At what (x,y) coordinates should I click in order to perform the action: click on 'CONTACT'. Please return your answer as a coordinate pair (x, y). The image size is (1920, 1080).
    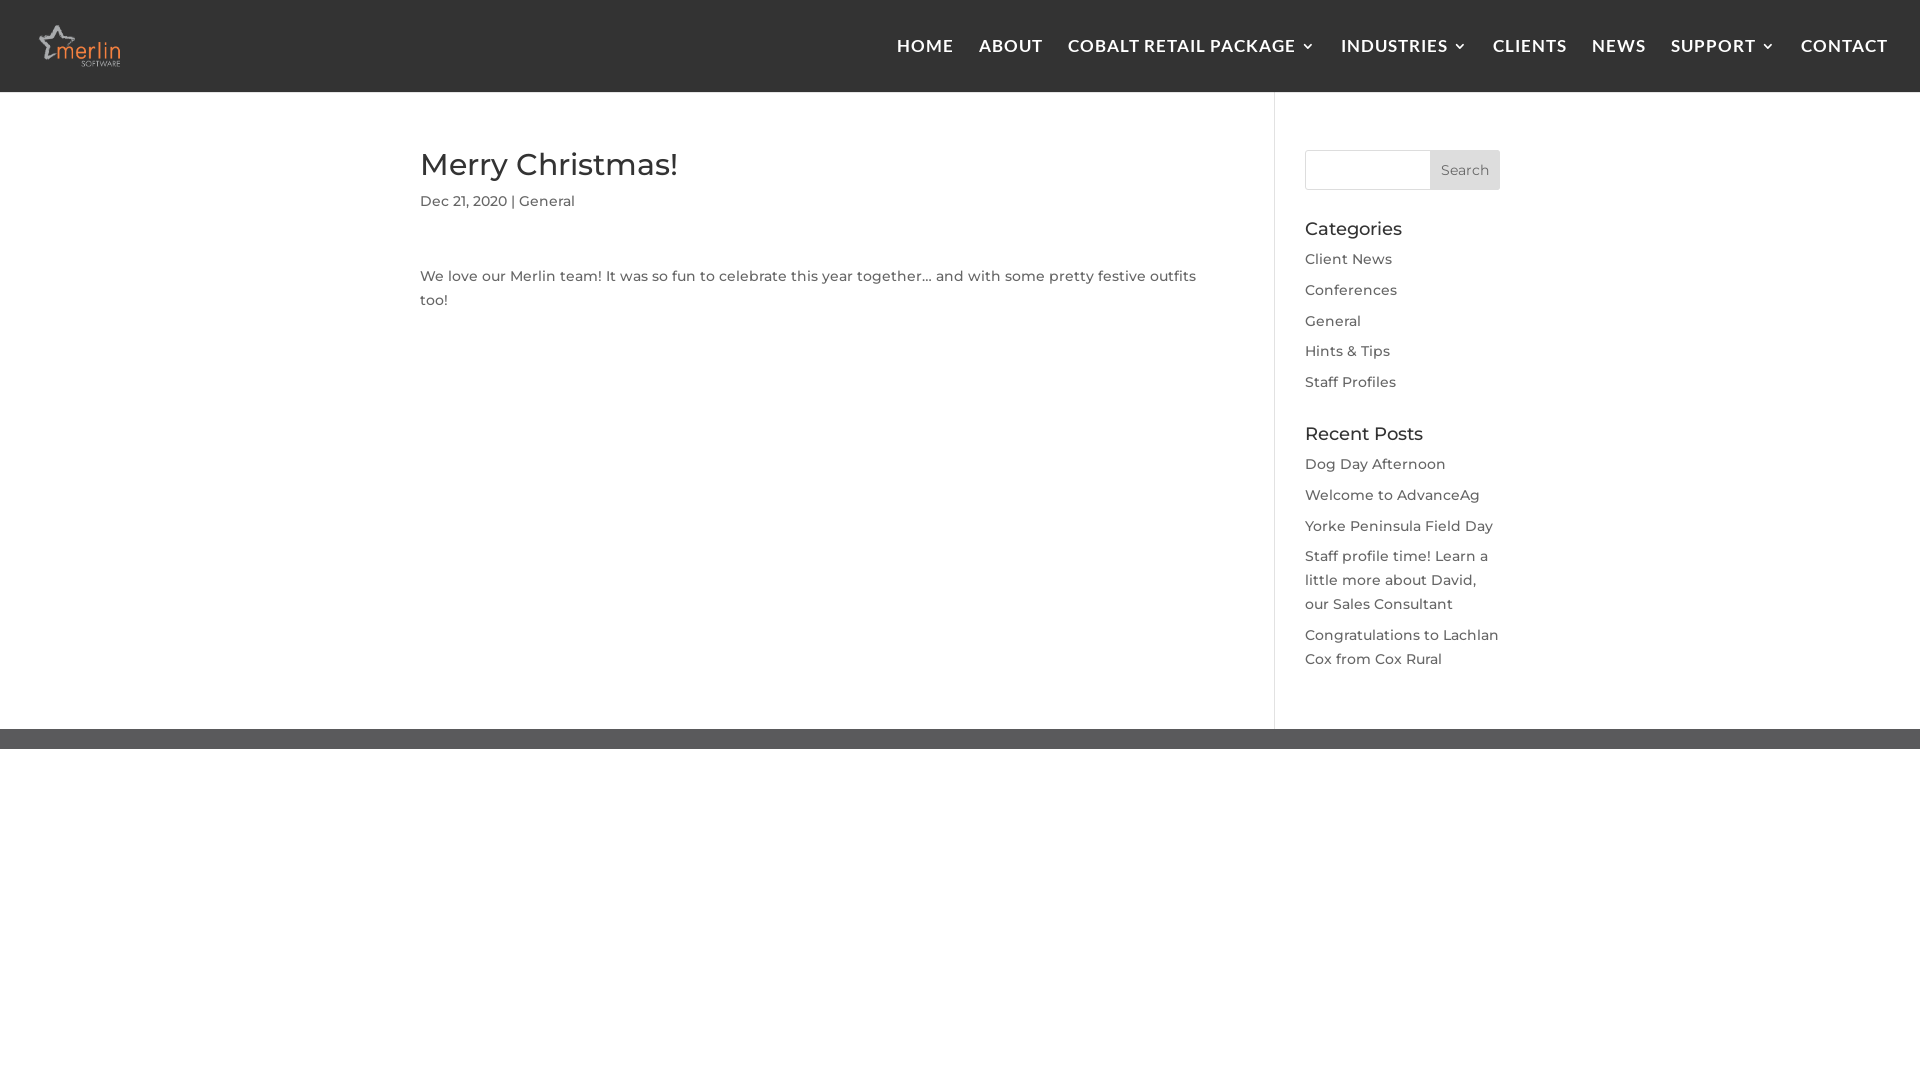
    Looking at the image, I should click on (1843, 64).